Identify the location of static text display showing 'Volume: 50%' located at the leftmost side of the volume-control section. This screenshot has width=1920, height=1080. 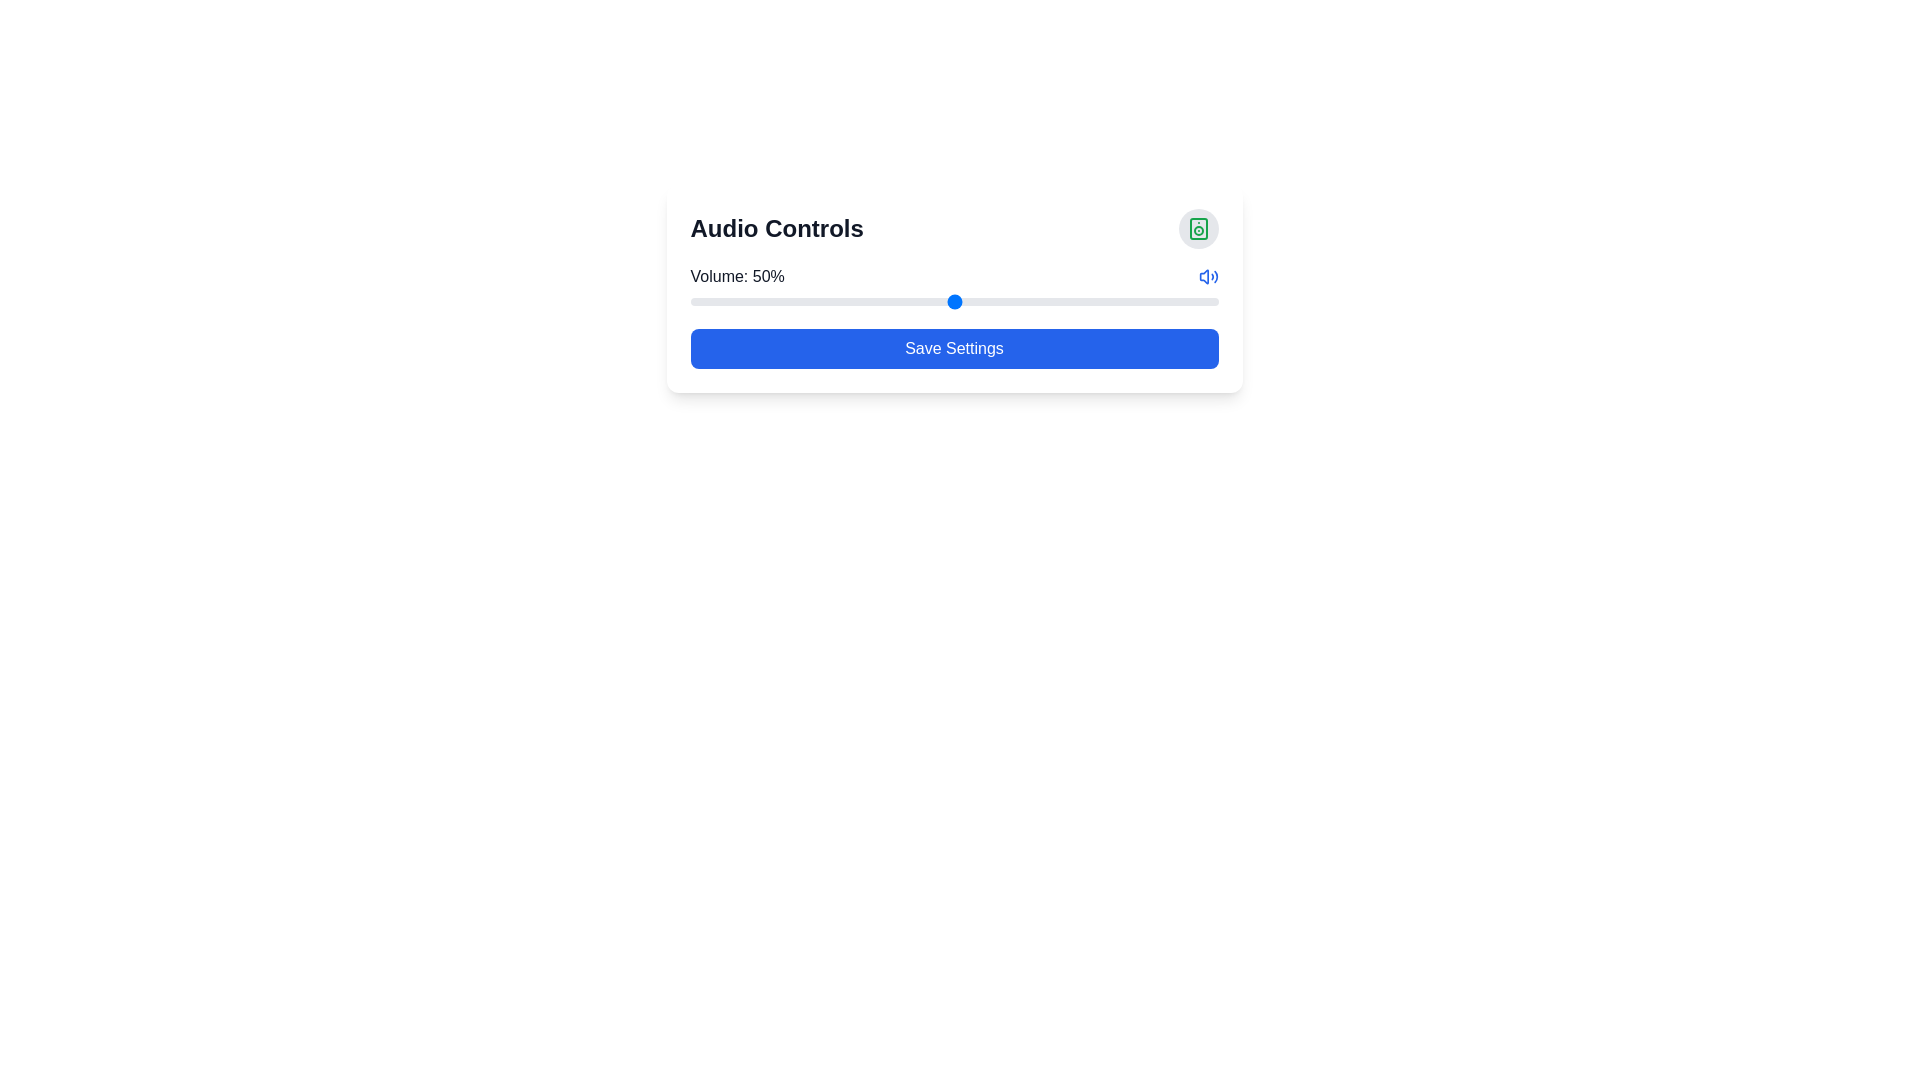
(736, 277).